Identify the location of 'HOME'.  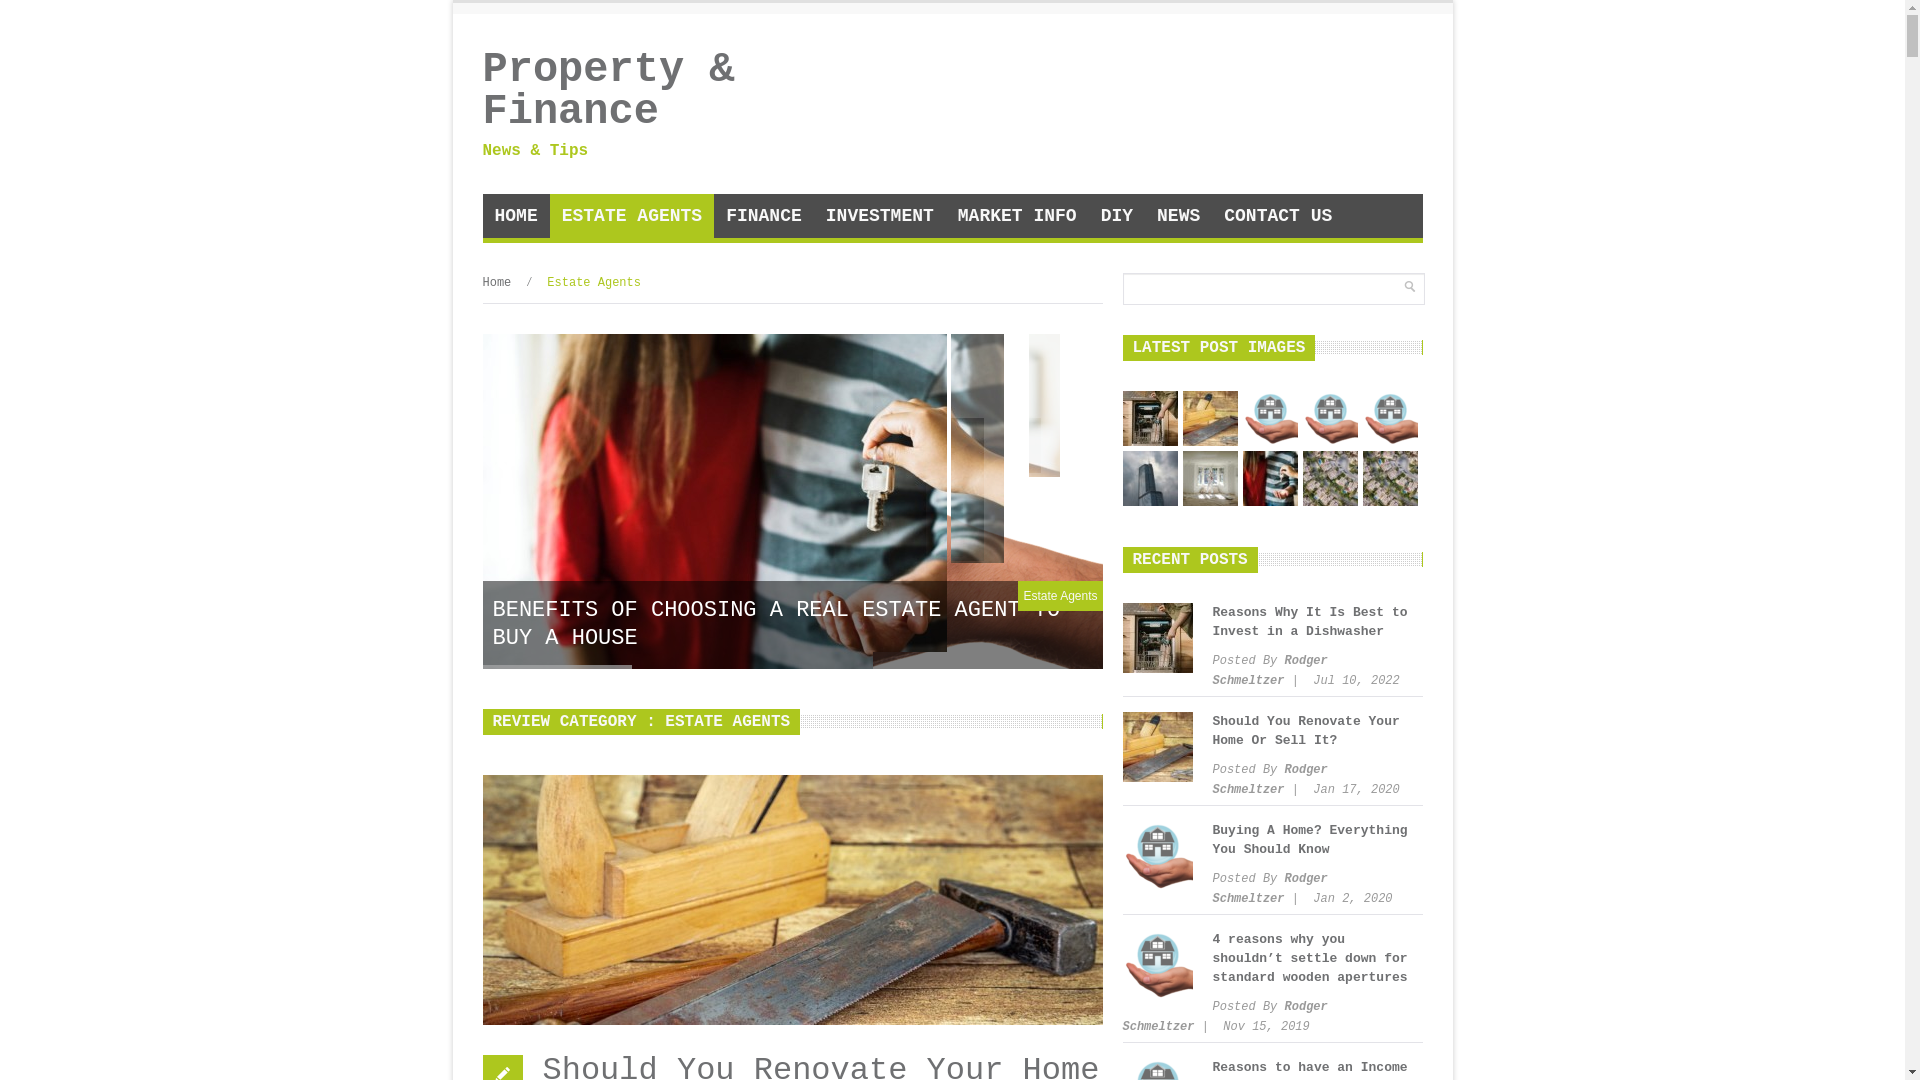
(515, 216).